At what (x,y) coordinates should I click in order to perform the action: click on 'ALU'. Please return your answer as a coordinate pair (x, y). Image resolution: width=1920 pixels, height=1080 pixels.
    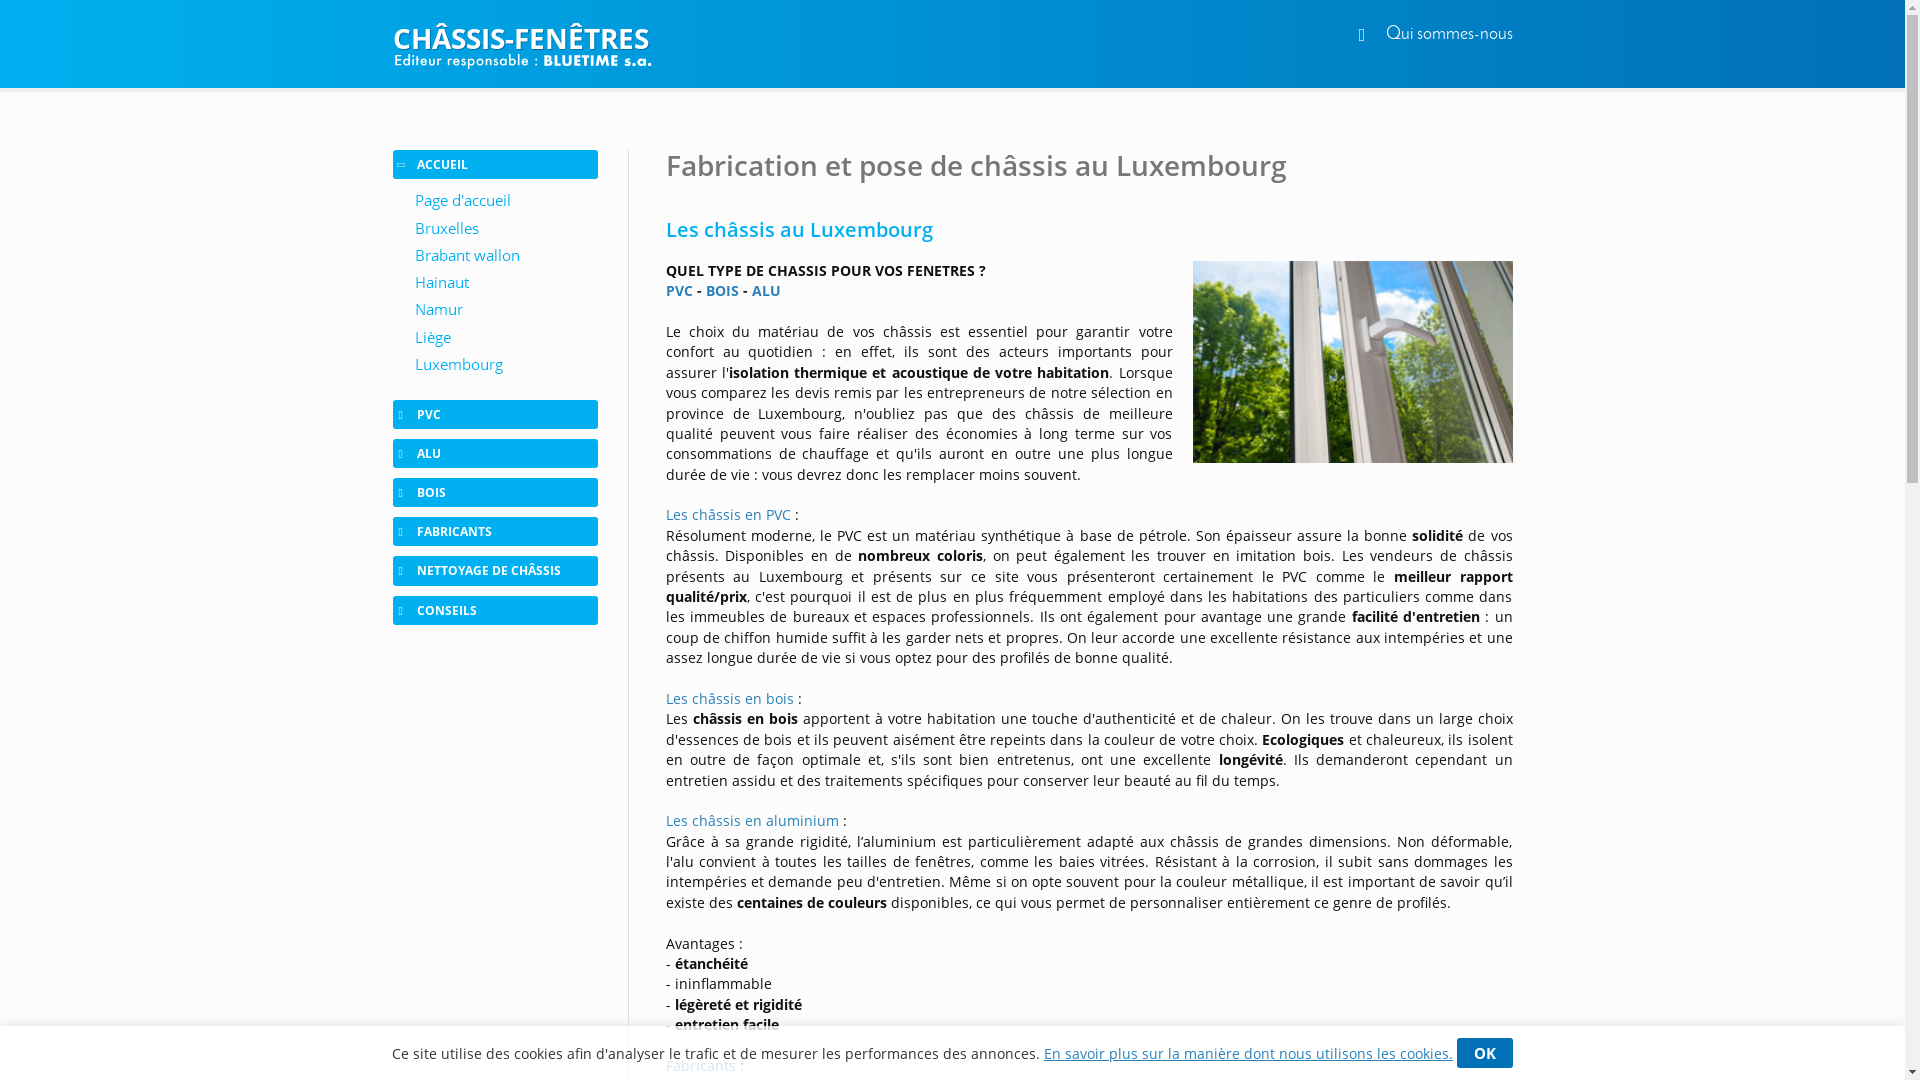
    Looking at the image, I should click on (765, 290).